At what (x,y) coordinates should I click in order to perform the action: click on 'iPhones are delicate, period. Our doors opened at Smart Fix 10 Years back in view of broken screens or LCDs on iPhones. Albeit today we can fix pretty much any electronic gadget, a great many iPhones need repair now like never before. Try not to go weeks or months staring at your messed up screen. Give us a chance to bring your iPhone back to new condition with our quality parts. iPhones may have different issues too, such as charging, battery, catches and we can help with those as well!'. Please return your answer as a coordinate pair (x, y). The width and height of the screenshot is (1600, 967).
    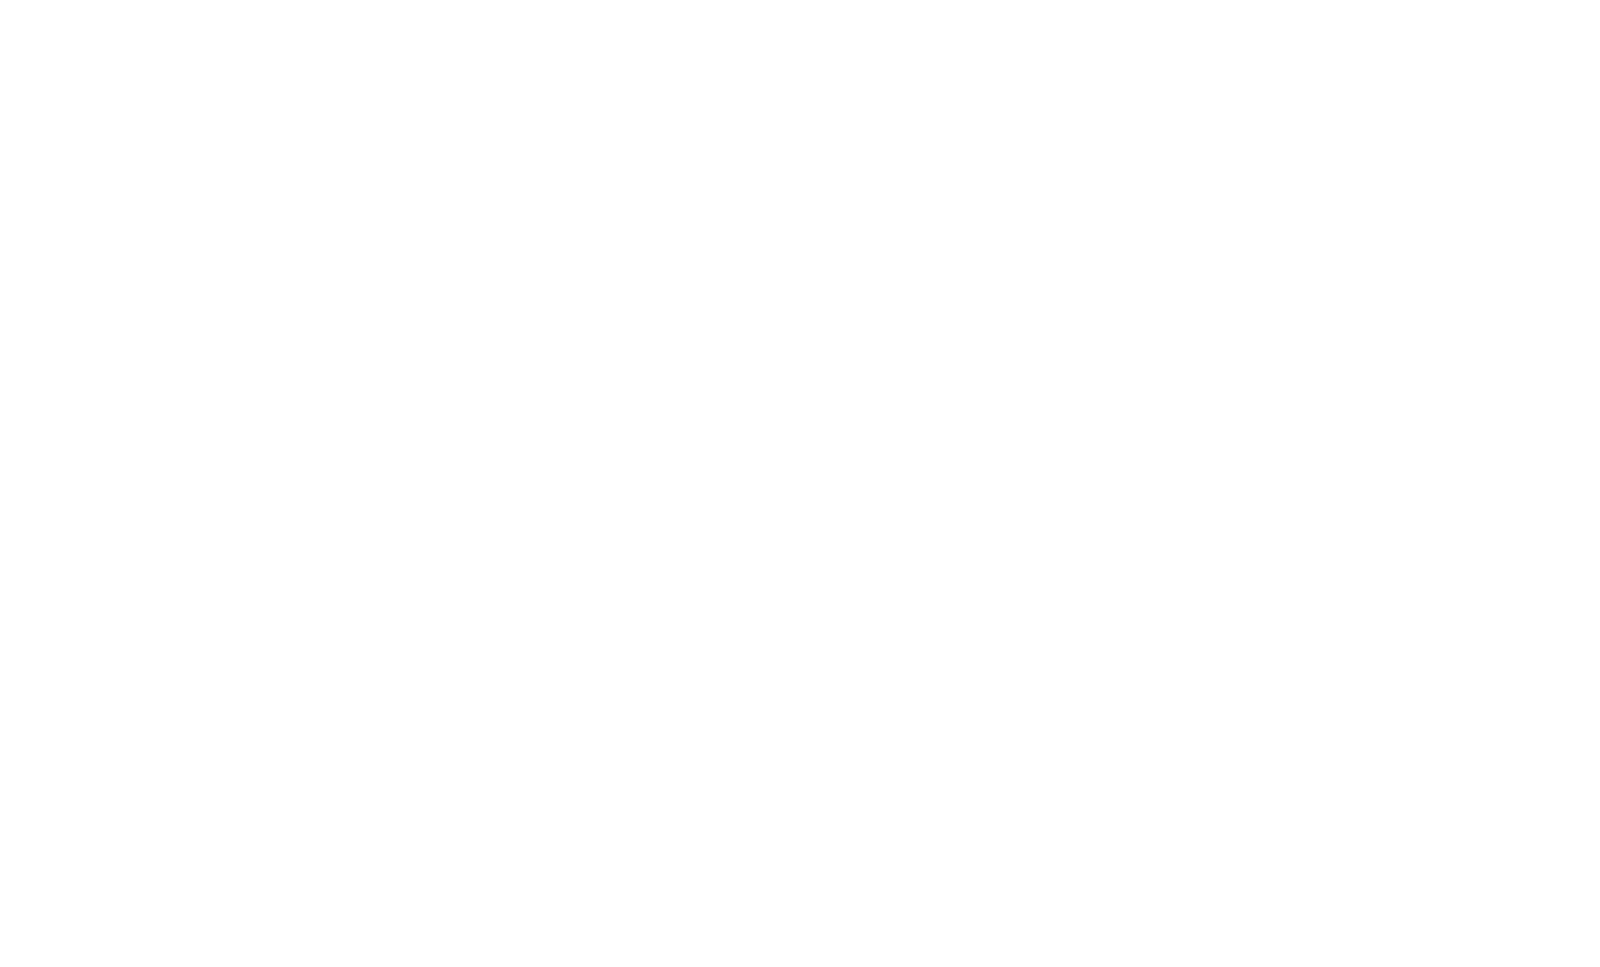
    Looking at the image, I should click on (799, 72).